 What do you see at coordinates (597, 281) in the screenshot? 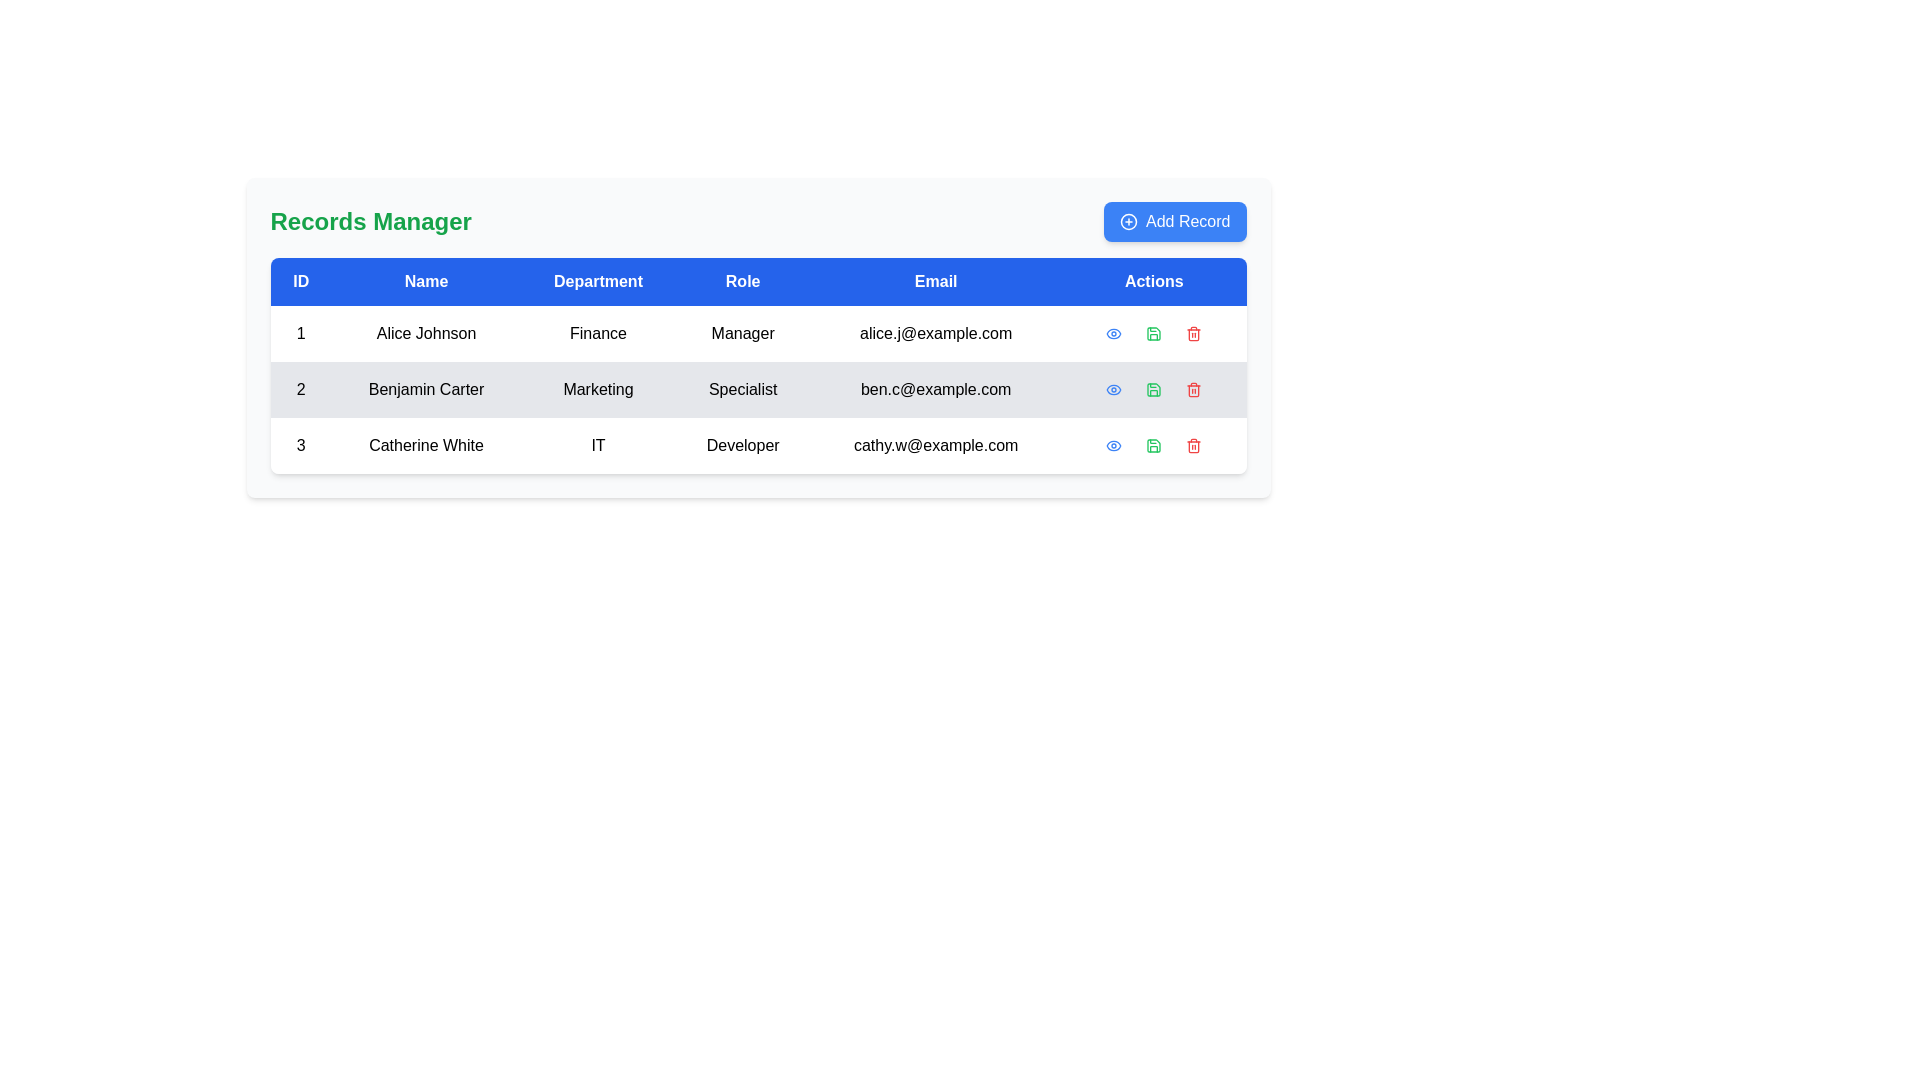
I see `the 'Department' text label in the table header, which is positioned between the 'Name' and 'Role' columns` at bounding box center [597, 281].